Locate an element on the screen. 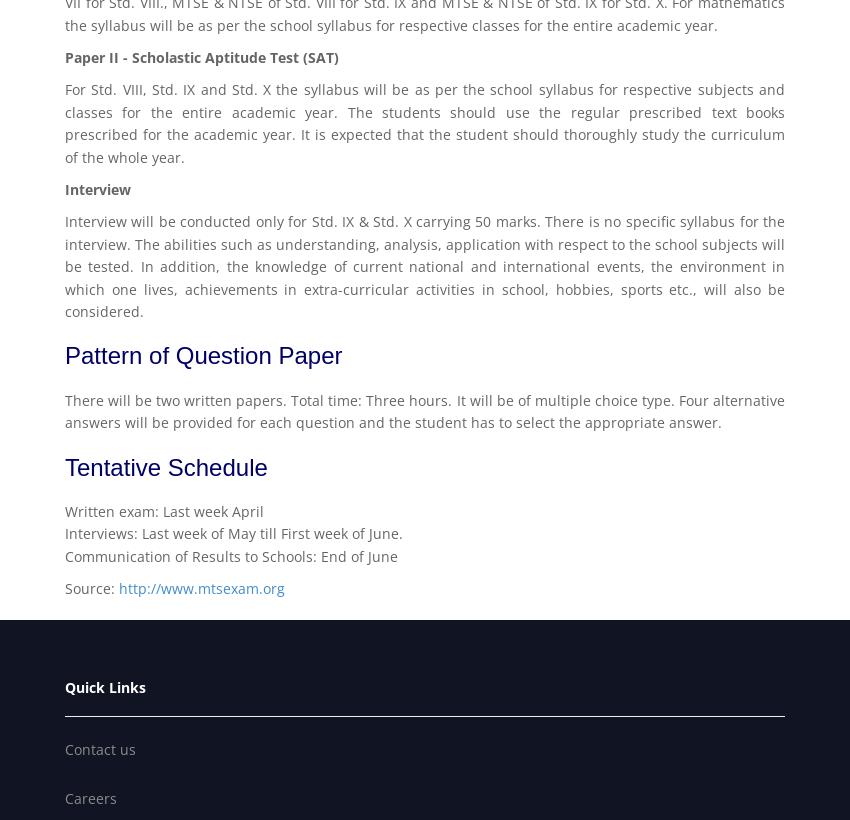 The height and width of the screenshot is (820, 850). 'There will be two written papers. Total time: Three hours. It will be of multiple choice type. Four alternative answers will be provided for each question and the student has to select the appropriate answer.' is located at coordinates (425, 410).